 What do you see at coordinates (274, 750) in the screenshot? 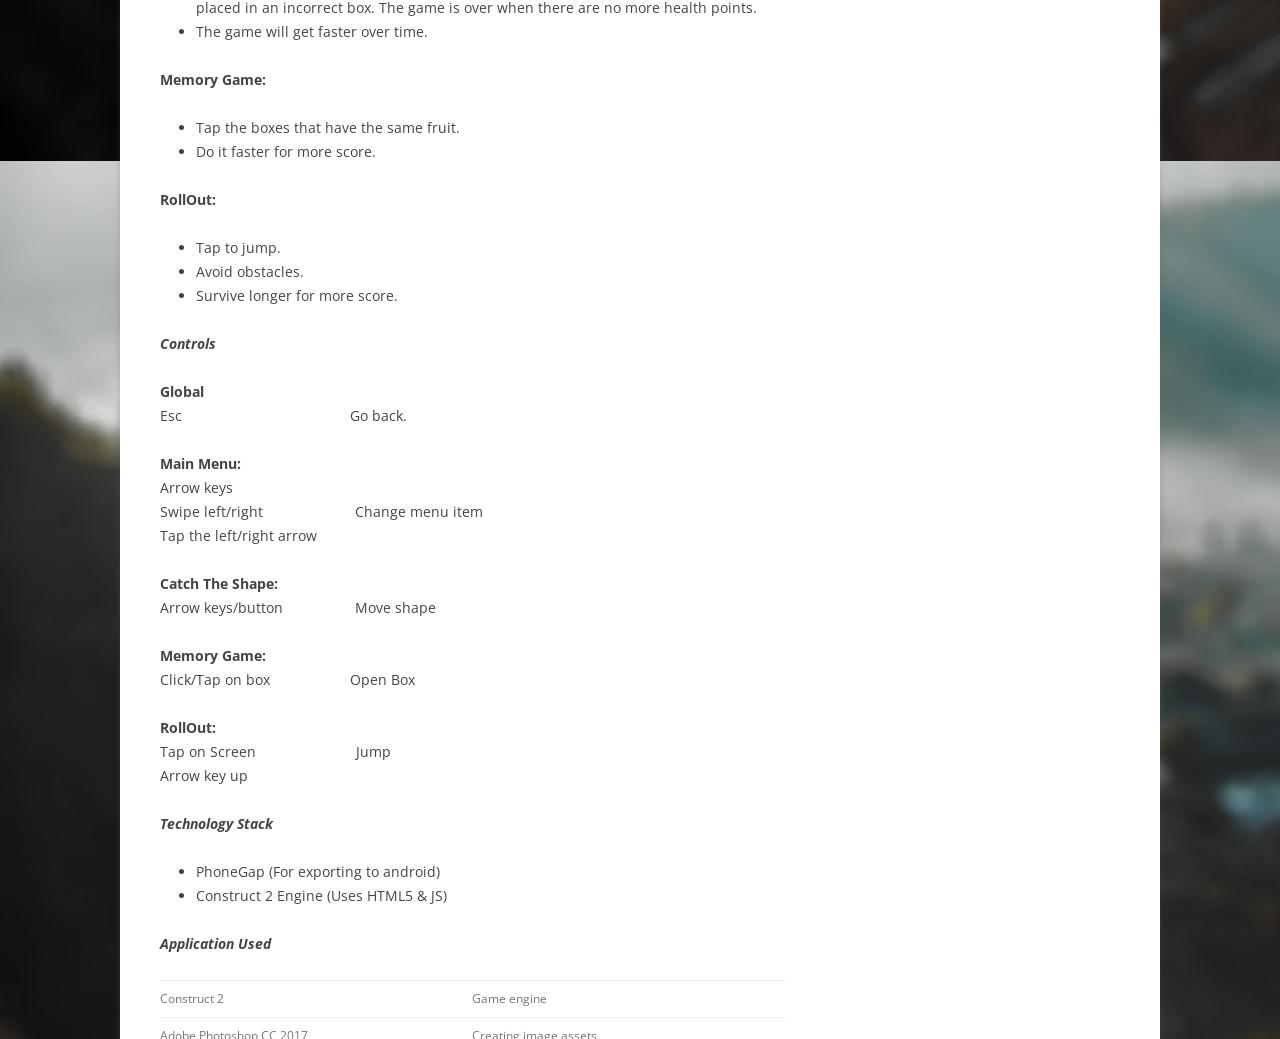
I see `'Tap on Screen                         Jump'` at bounding box center [274, 750].